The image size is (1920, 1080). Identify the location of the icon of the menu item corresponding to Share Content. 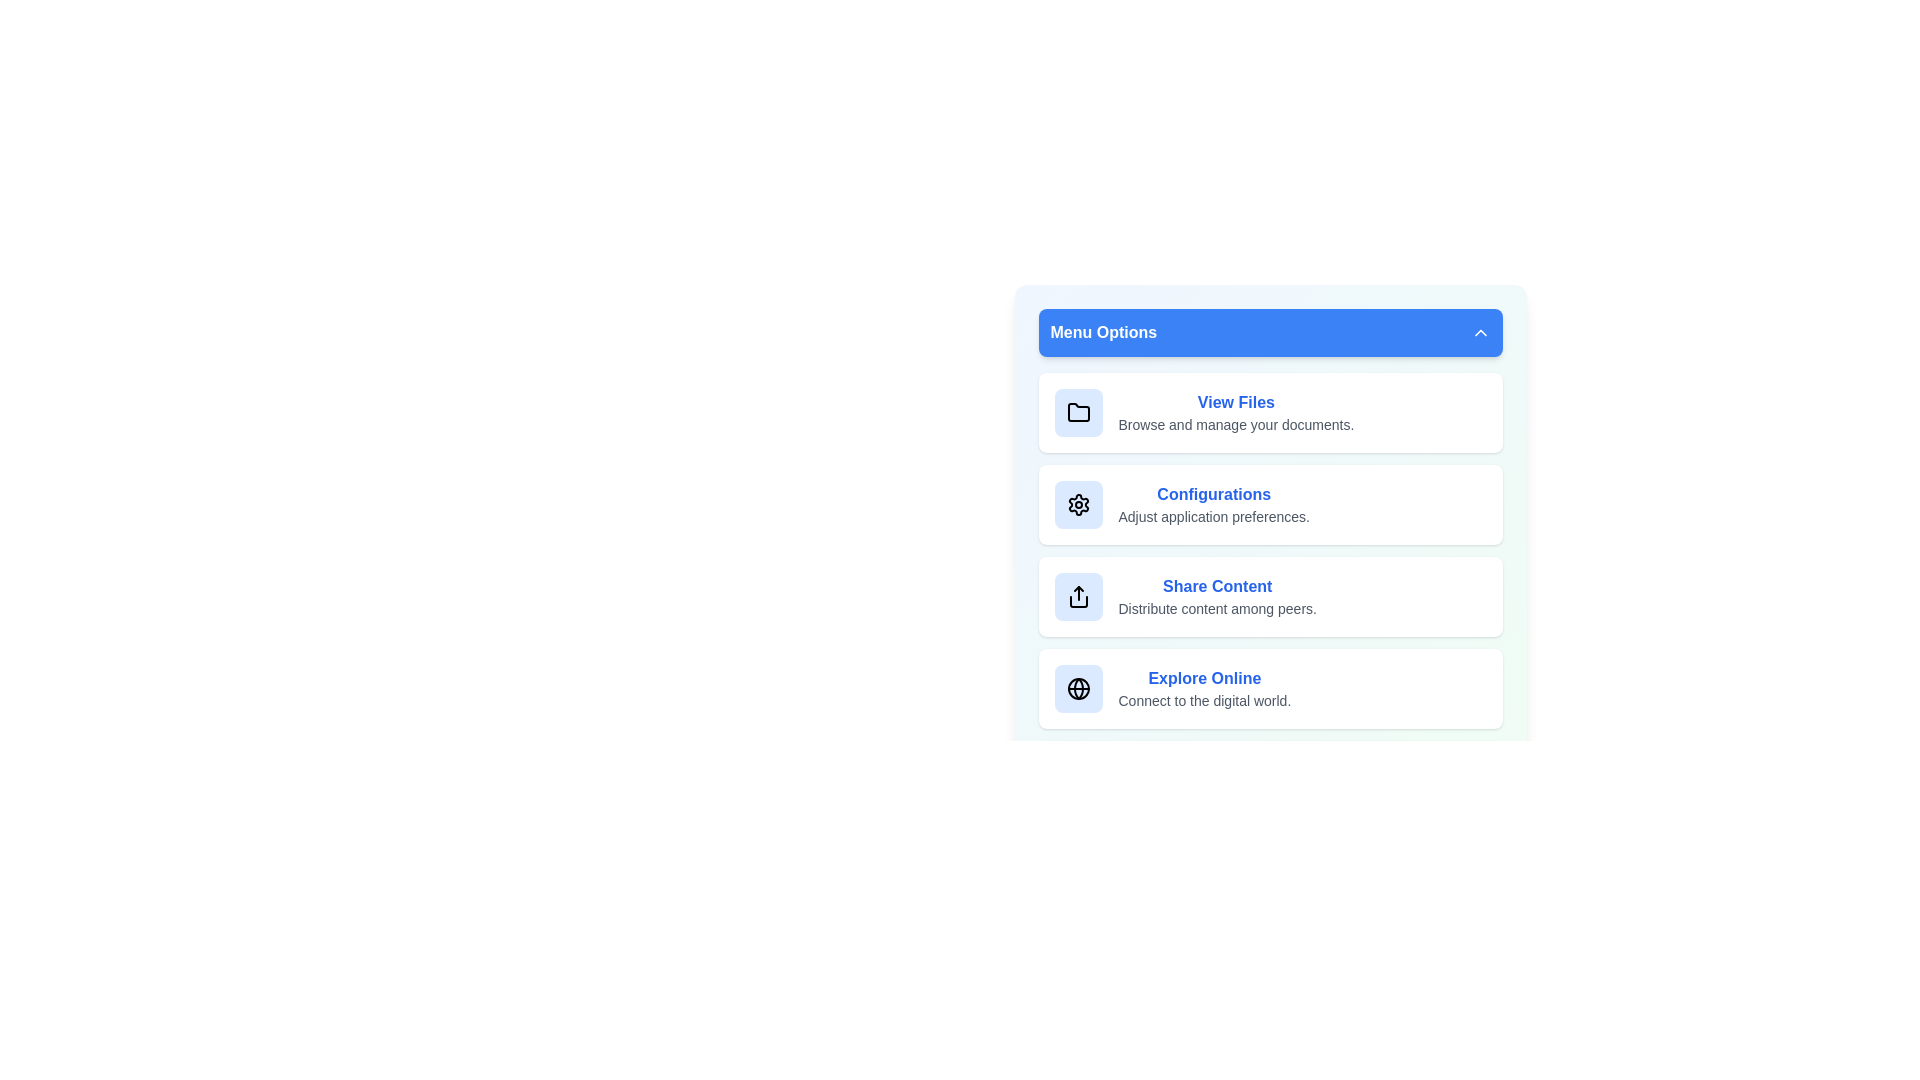
(1077, 596).